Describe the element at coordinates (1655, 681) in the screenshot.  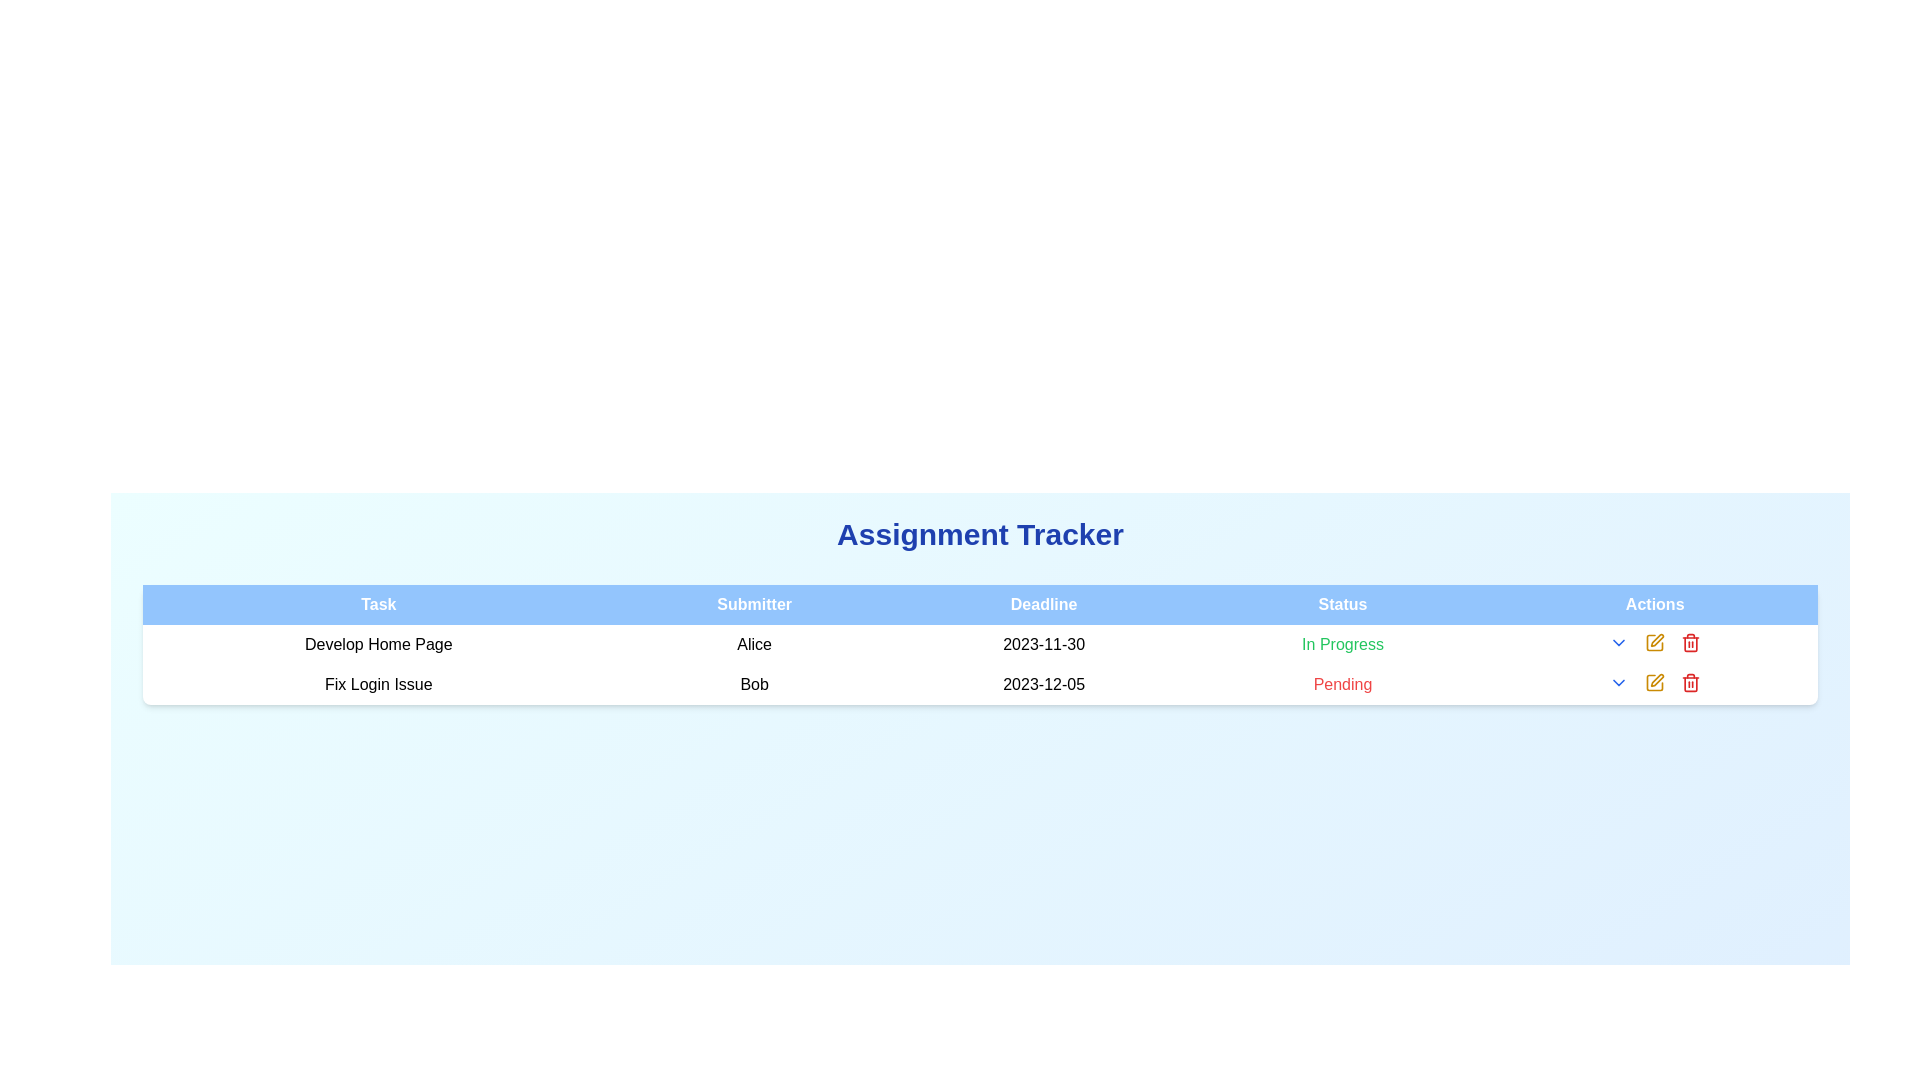
I see `the yellow pen-shaped edit icon located in the second row under the 'Actions' column to change its color` at that location.